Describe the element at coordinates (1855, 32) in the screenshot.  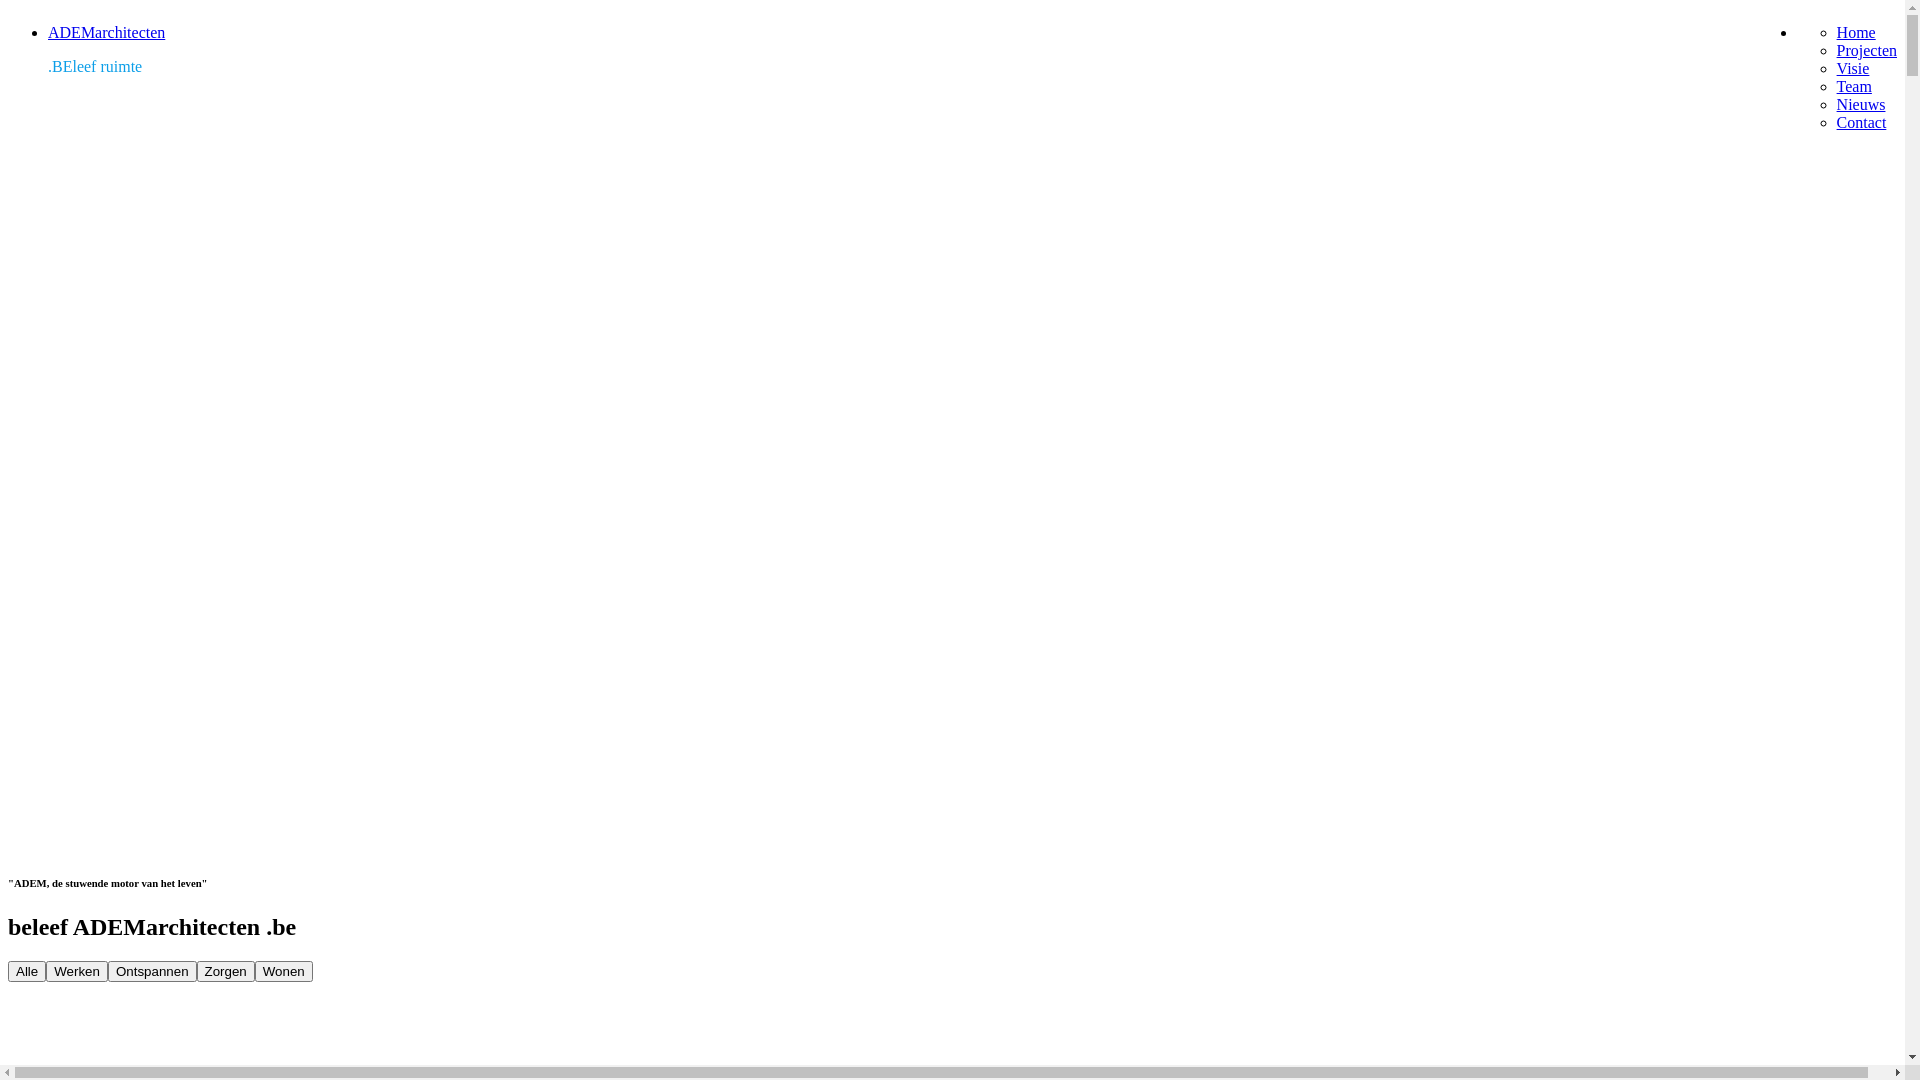
I see `'Home'` at that location.